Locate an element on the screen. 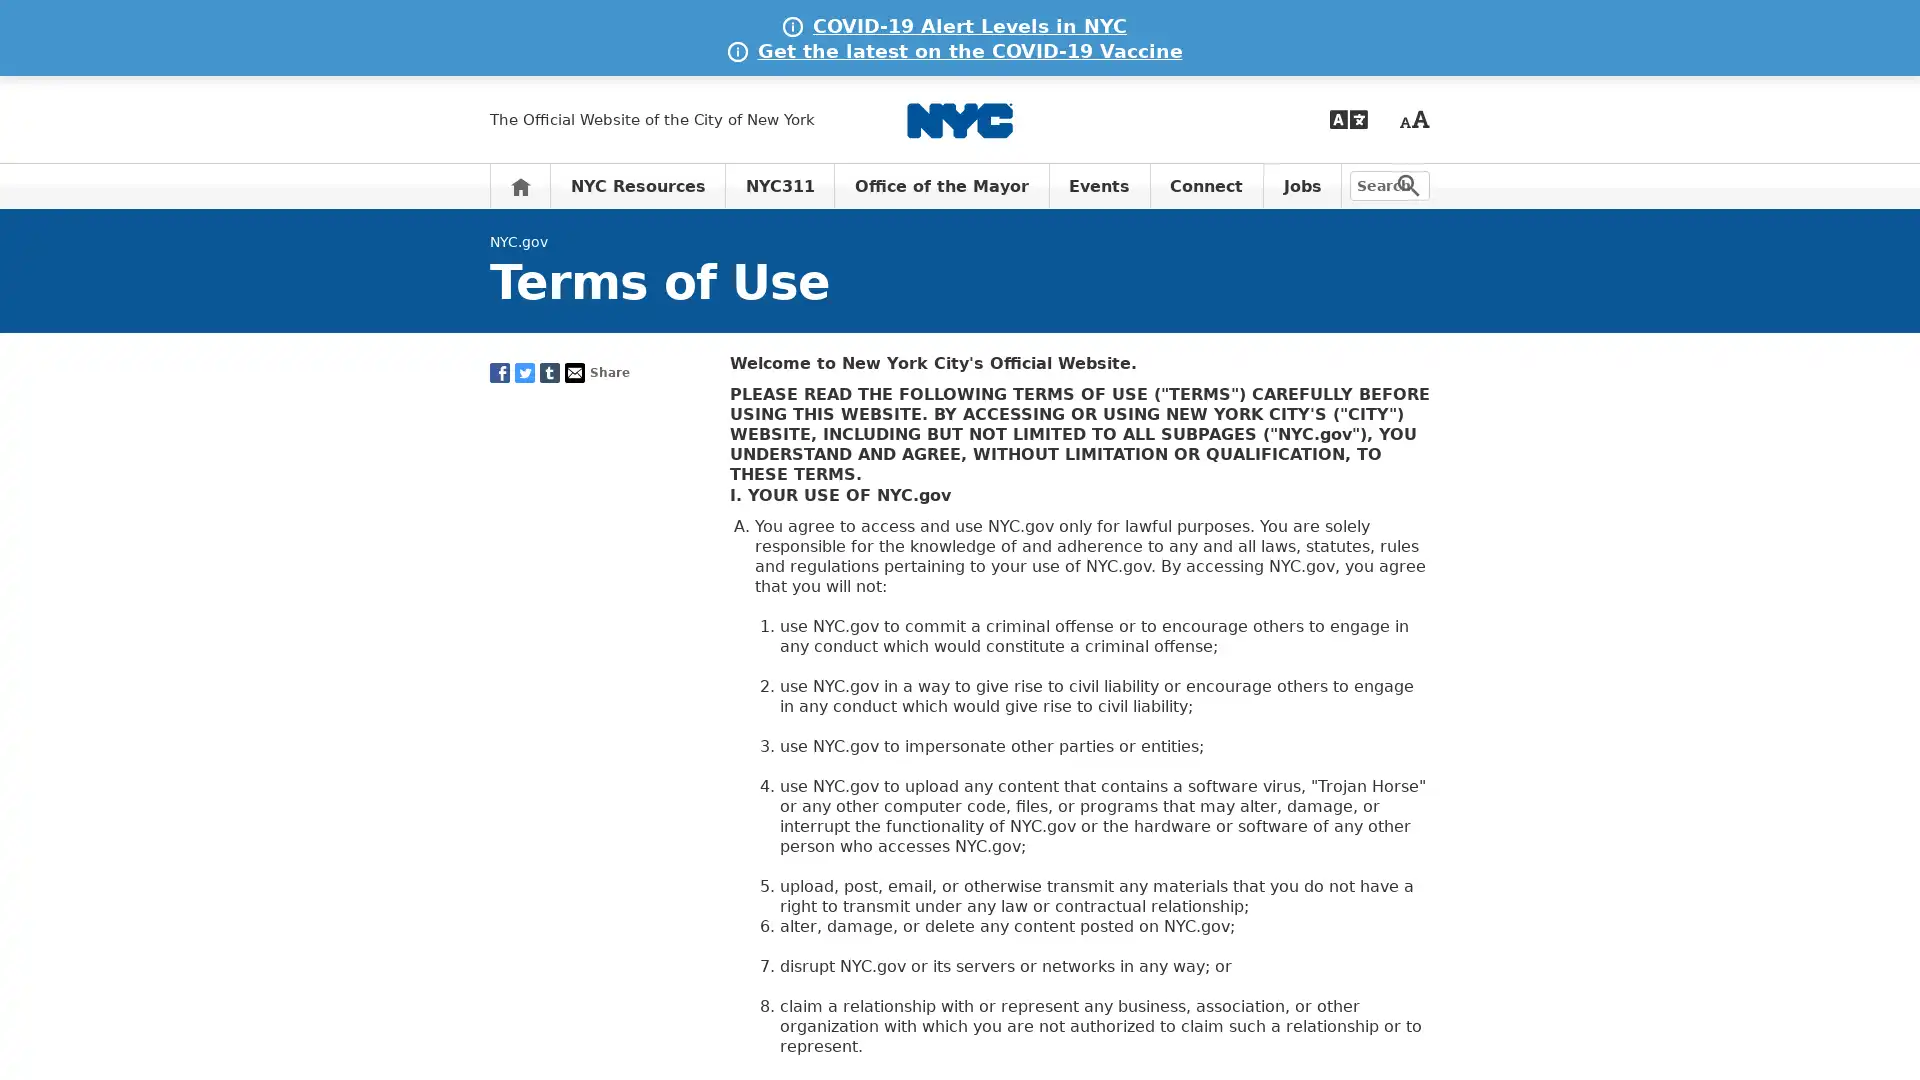  Toggle Language Translation is located at coordinates (1348, 119).